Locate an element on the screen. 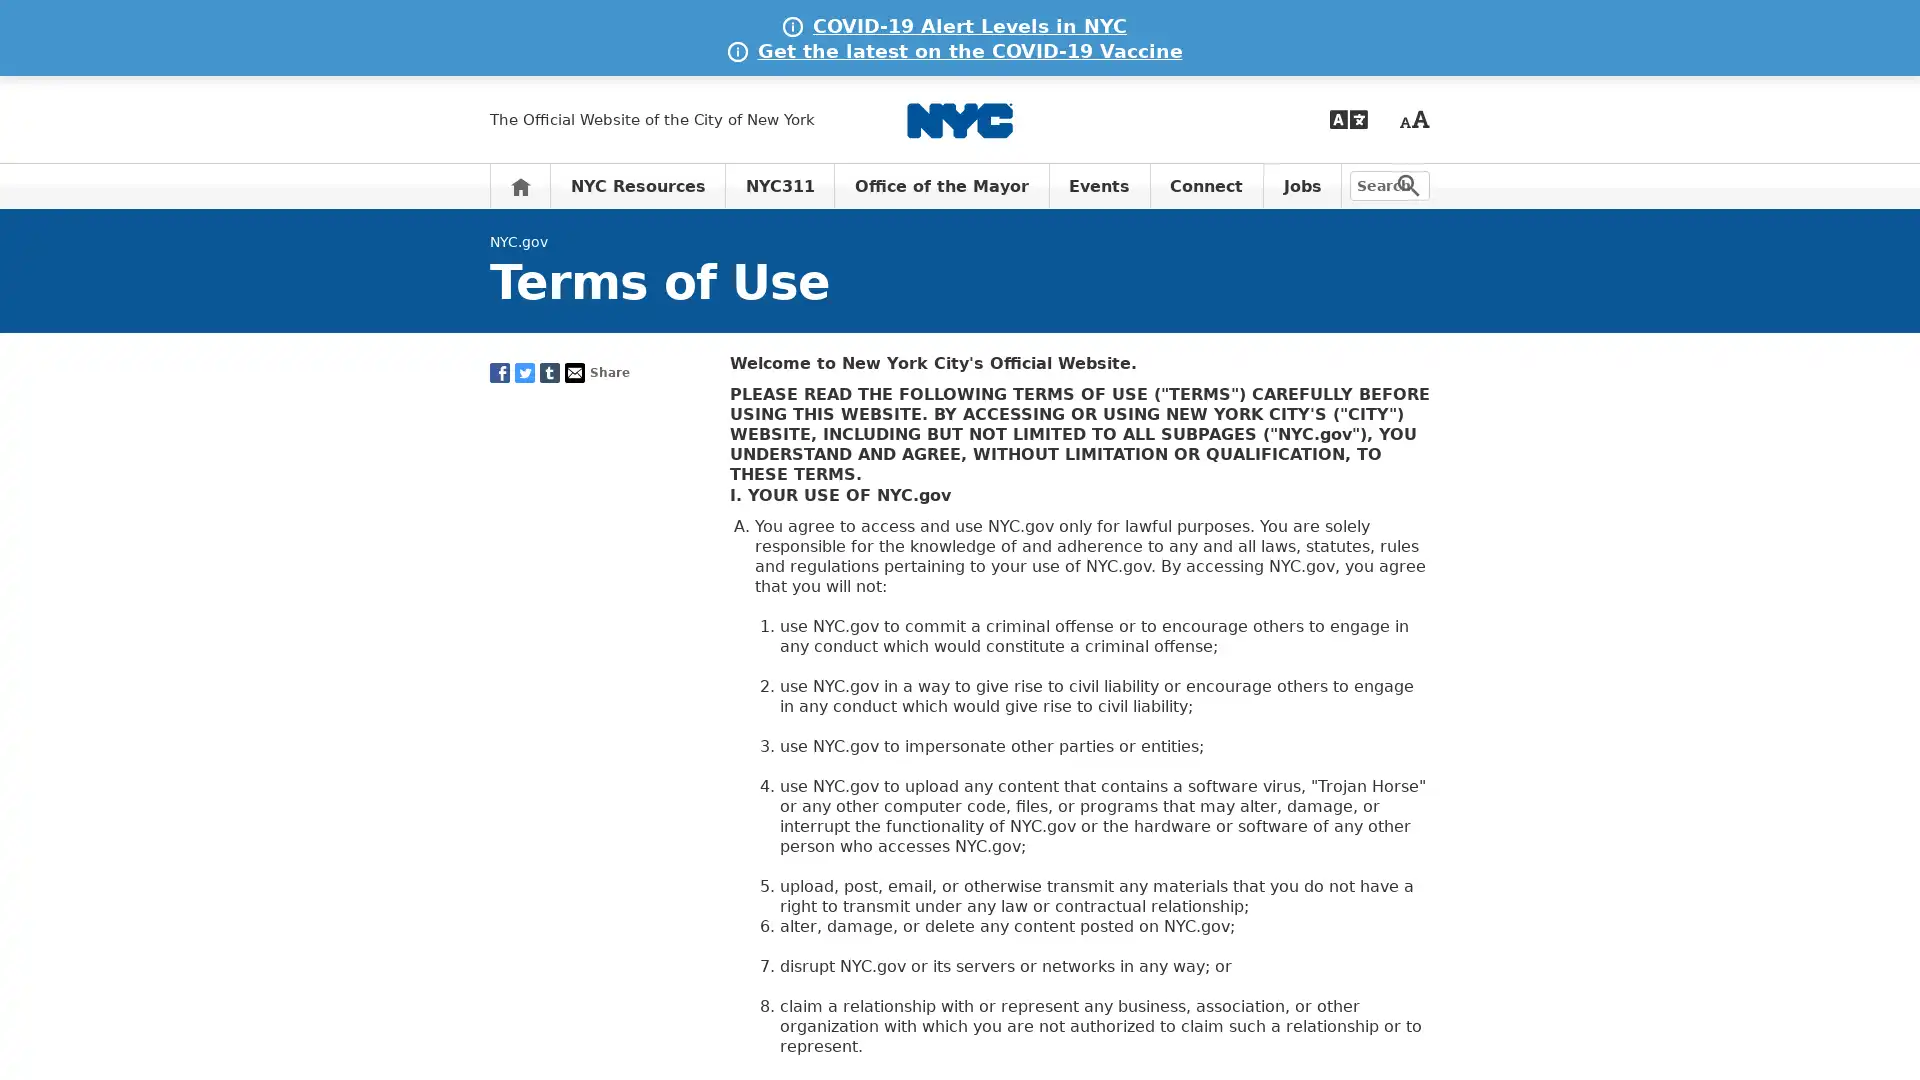  Toggle Language Translation is located at coordinates (1348, 119).